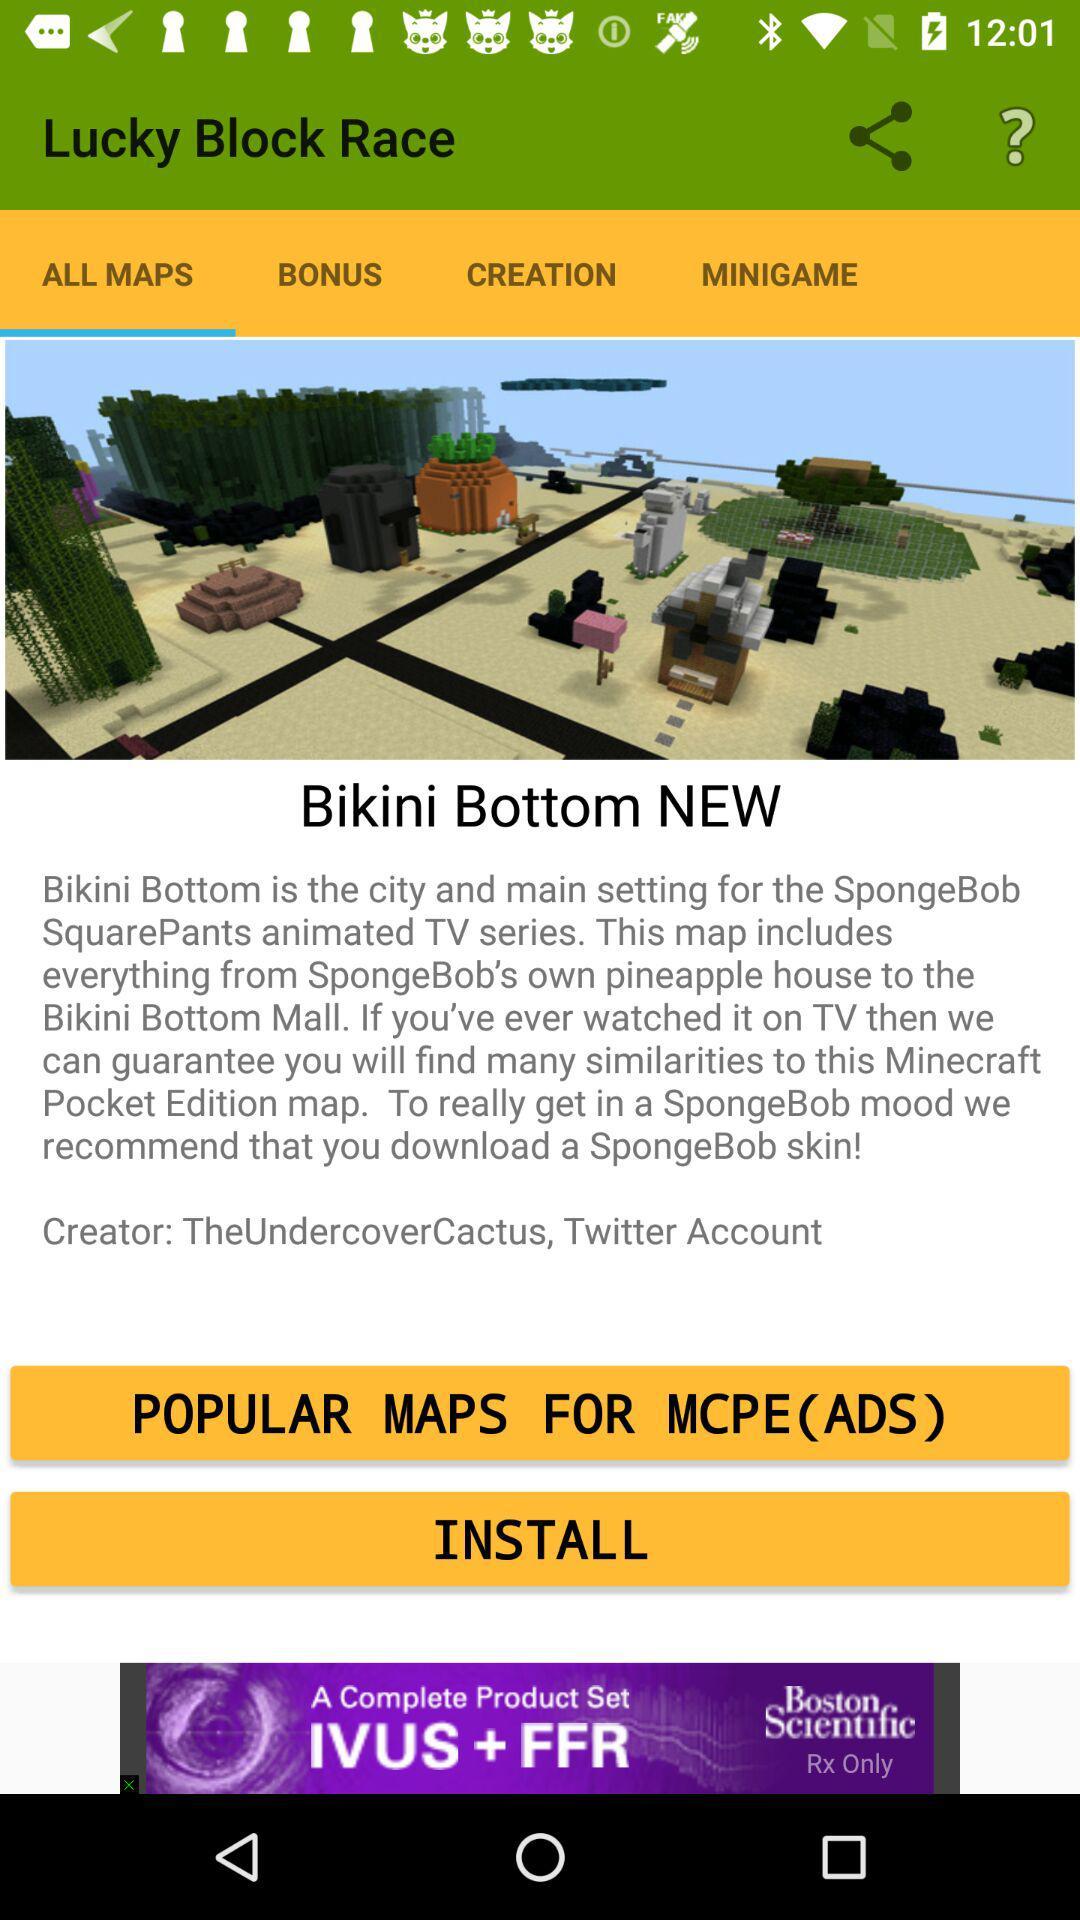  Describe the element at coordinates (540, 1538) in the screenshot. I see `the install` at that location.